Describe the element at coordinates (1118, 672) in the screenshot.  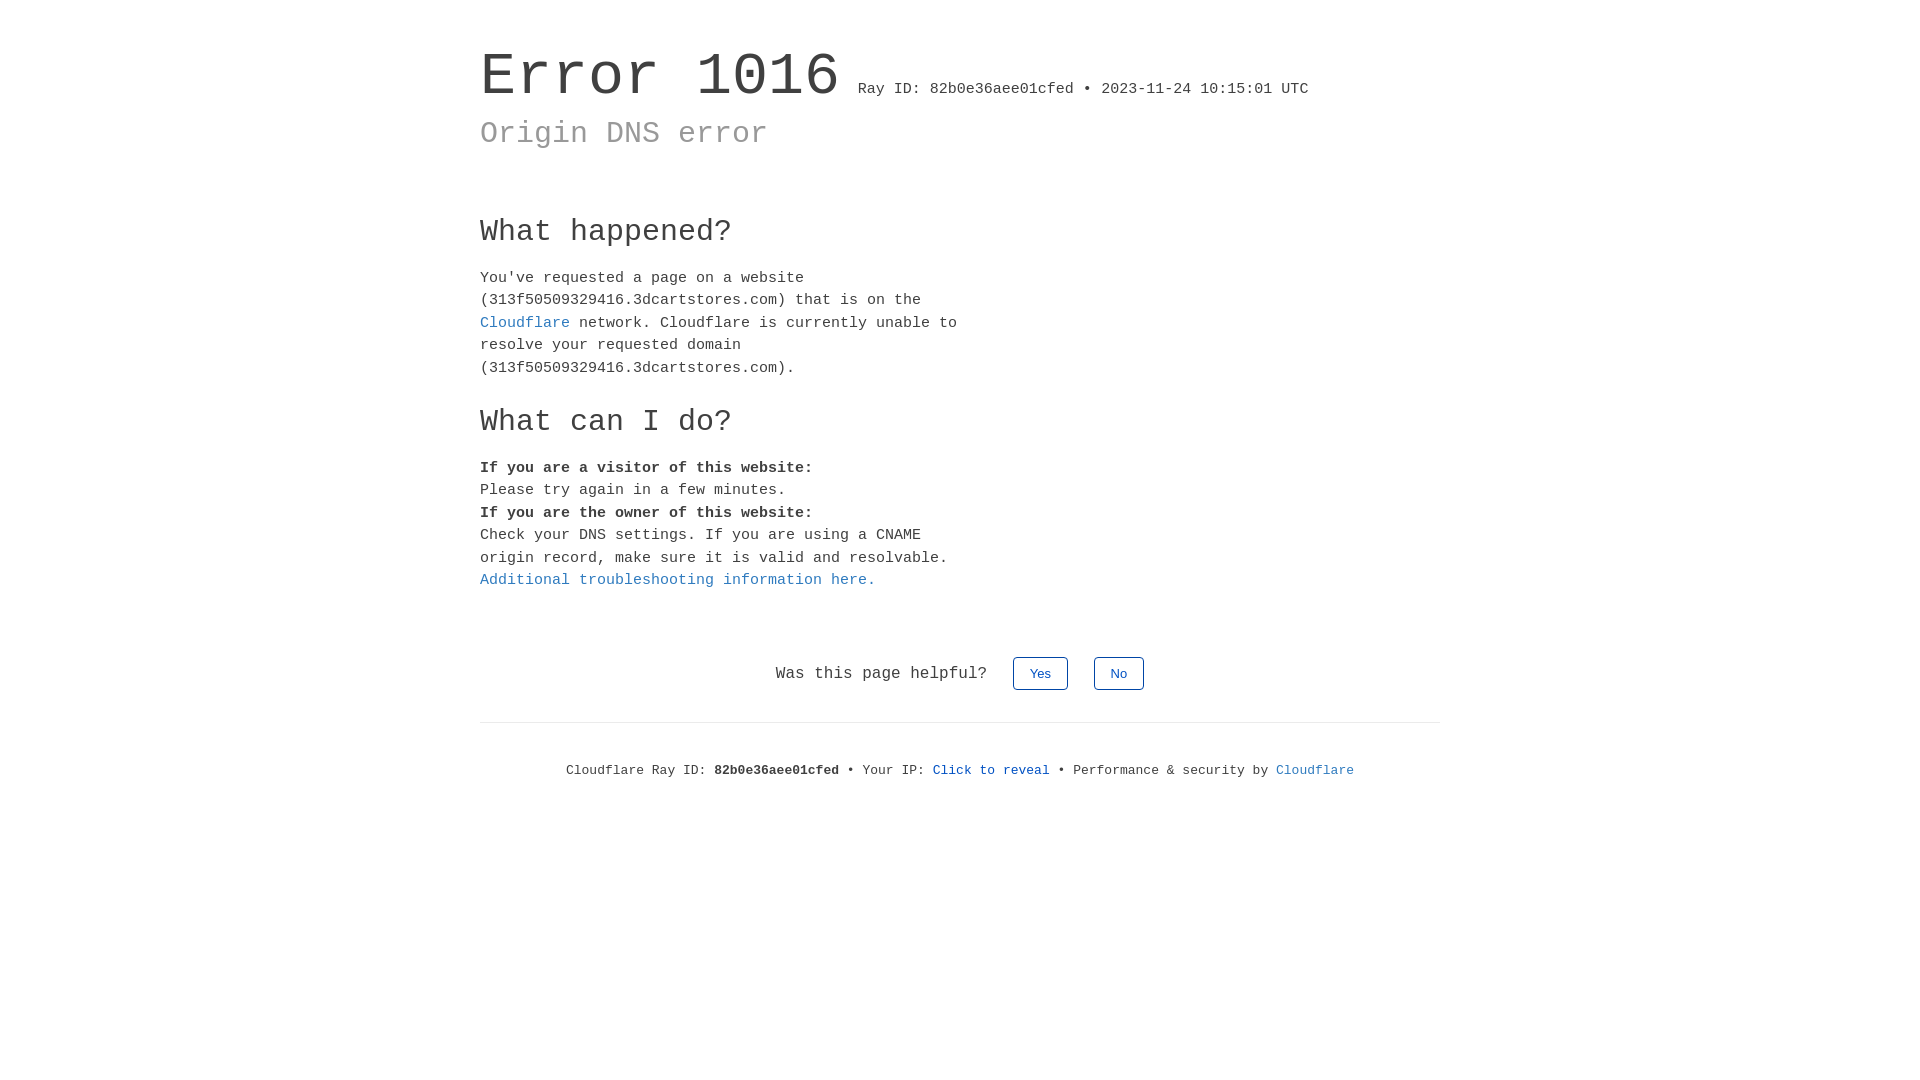
I see `'No'` at that location.